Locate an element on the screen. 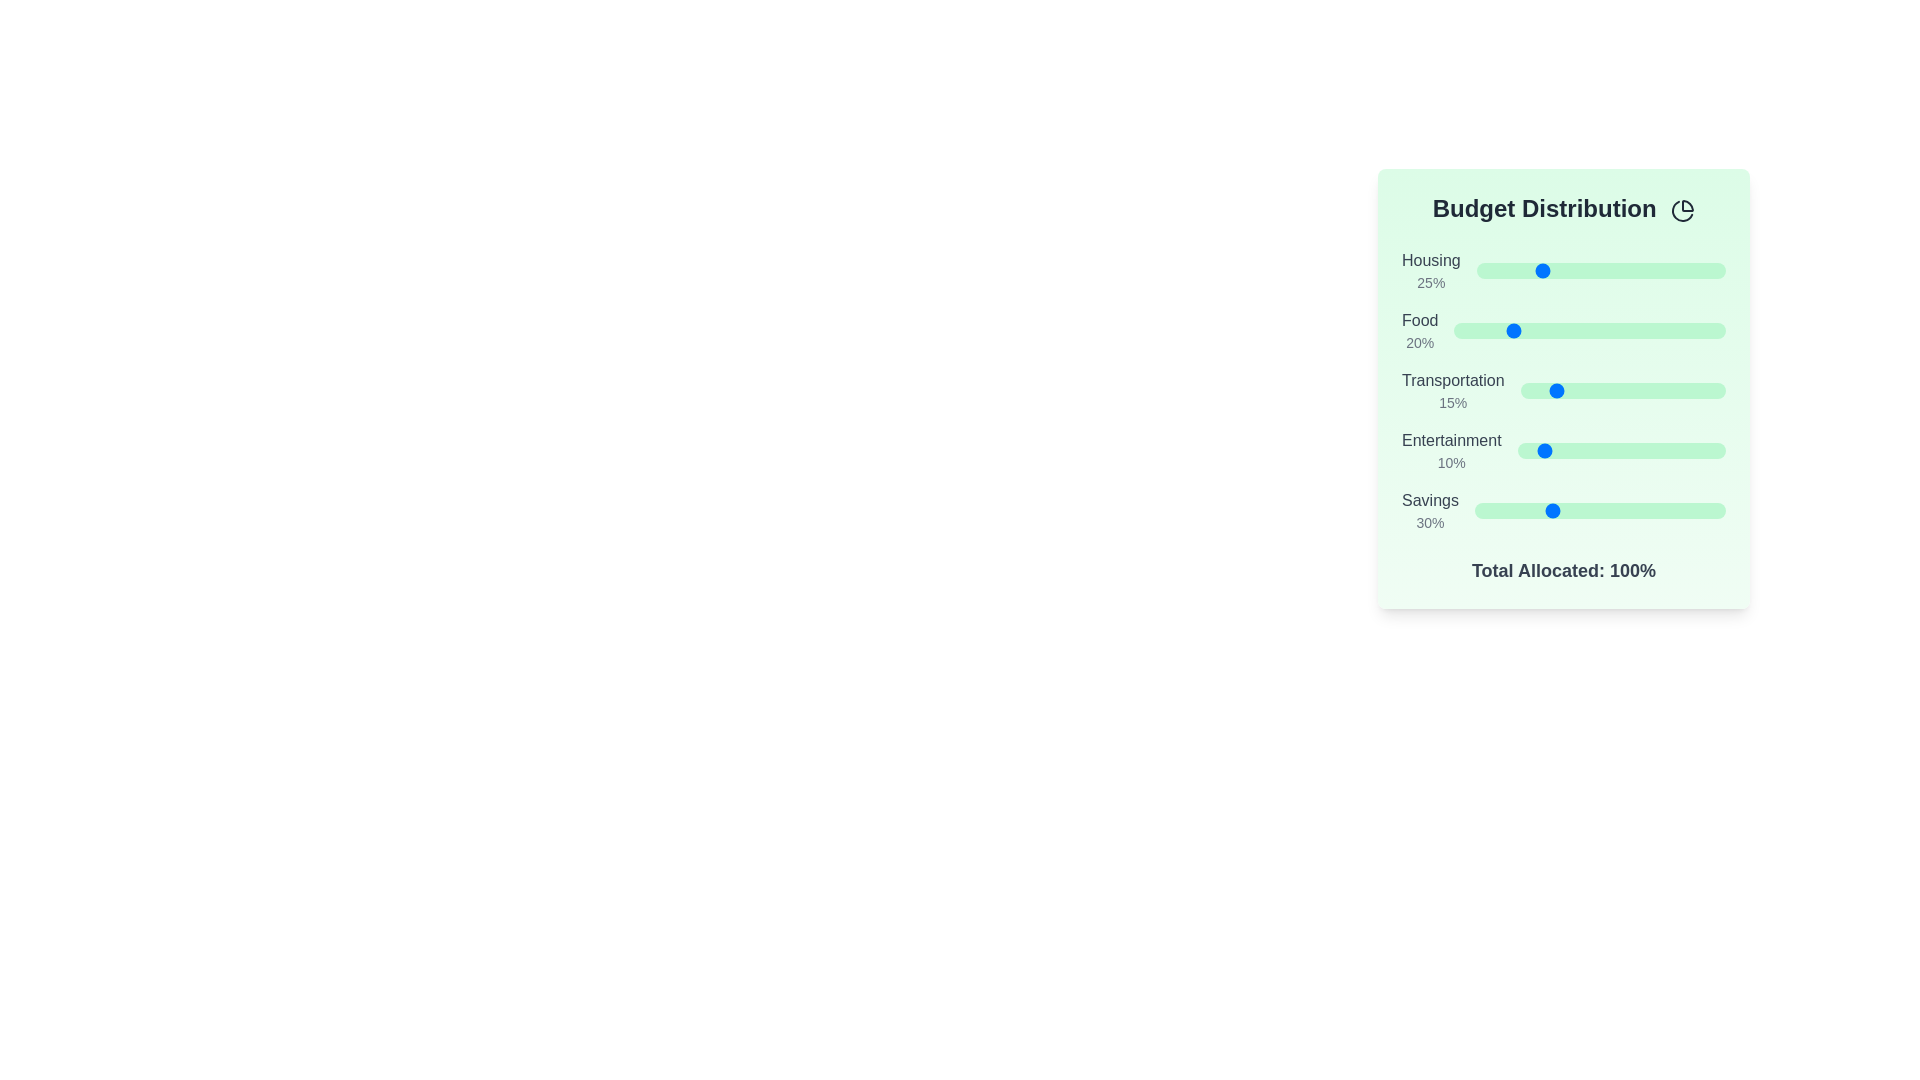  the 'Food' slider to set its value to 18 is located at coordinates (1503, 330).